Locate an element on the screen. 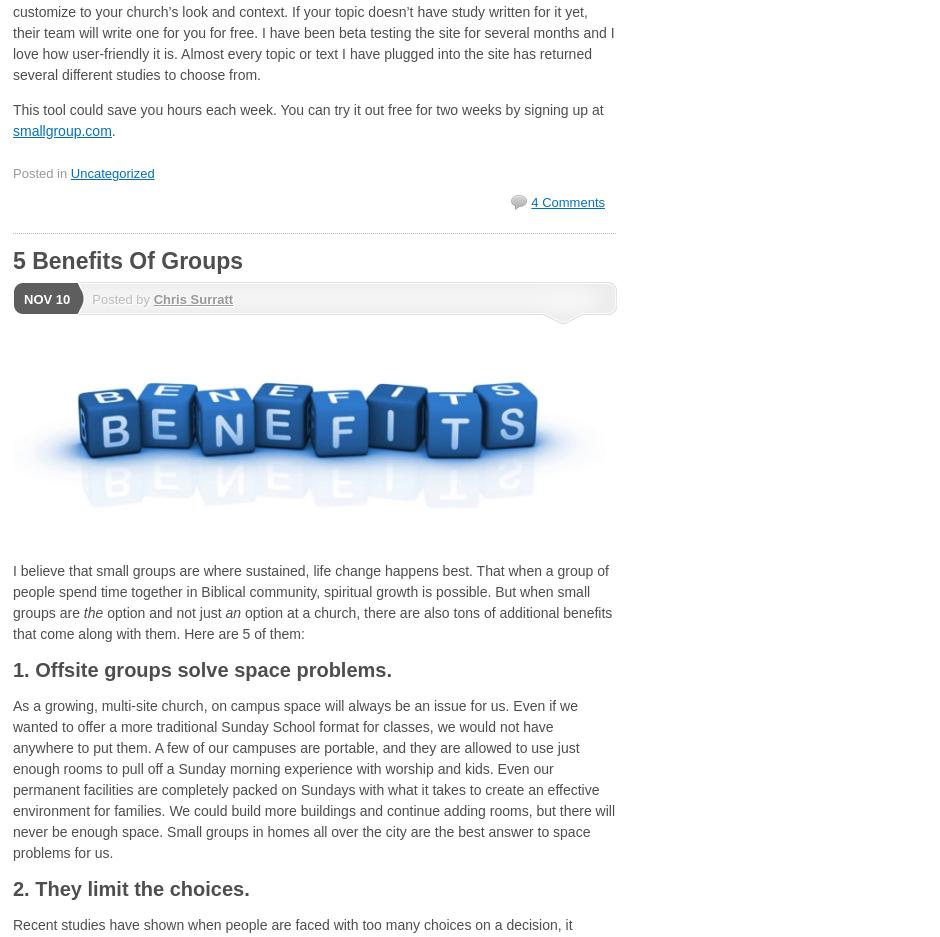 The image size is (940, 937). 'Nov 10' is located at coordinates (46, 297).